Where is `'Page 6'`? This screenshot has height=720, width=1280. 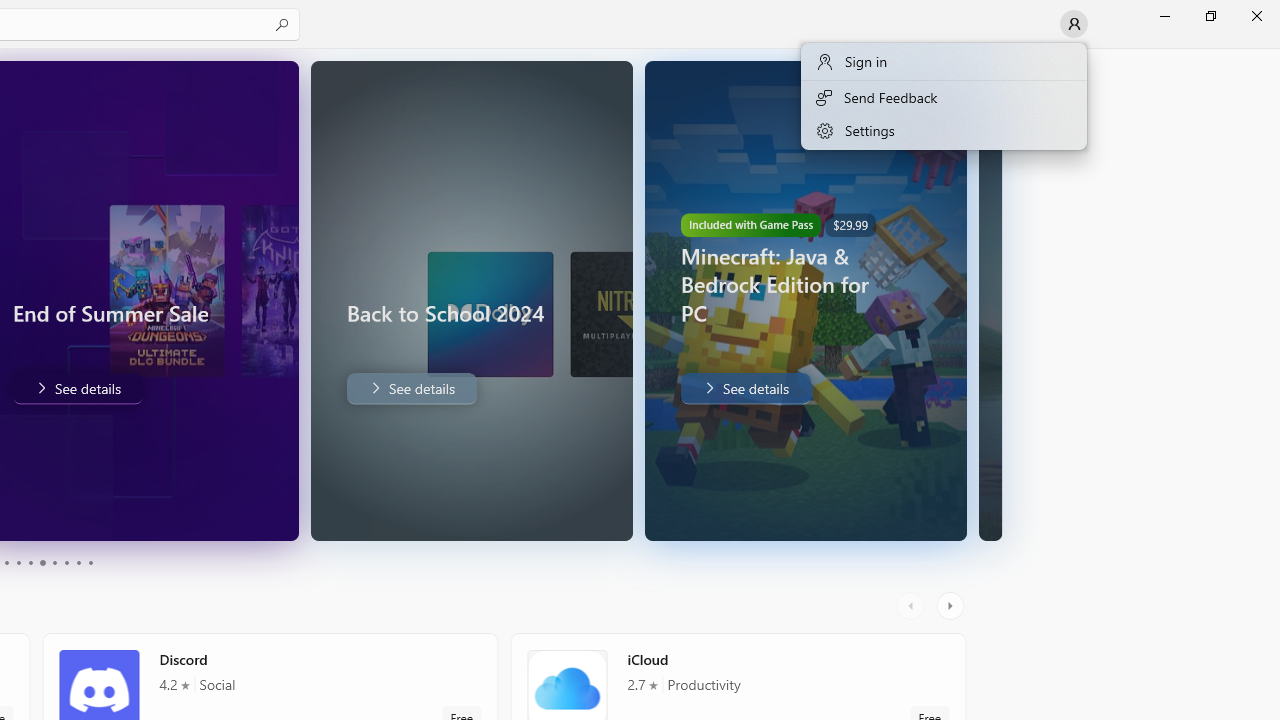
'Page 6' is located at coordinates (42, 563).